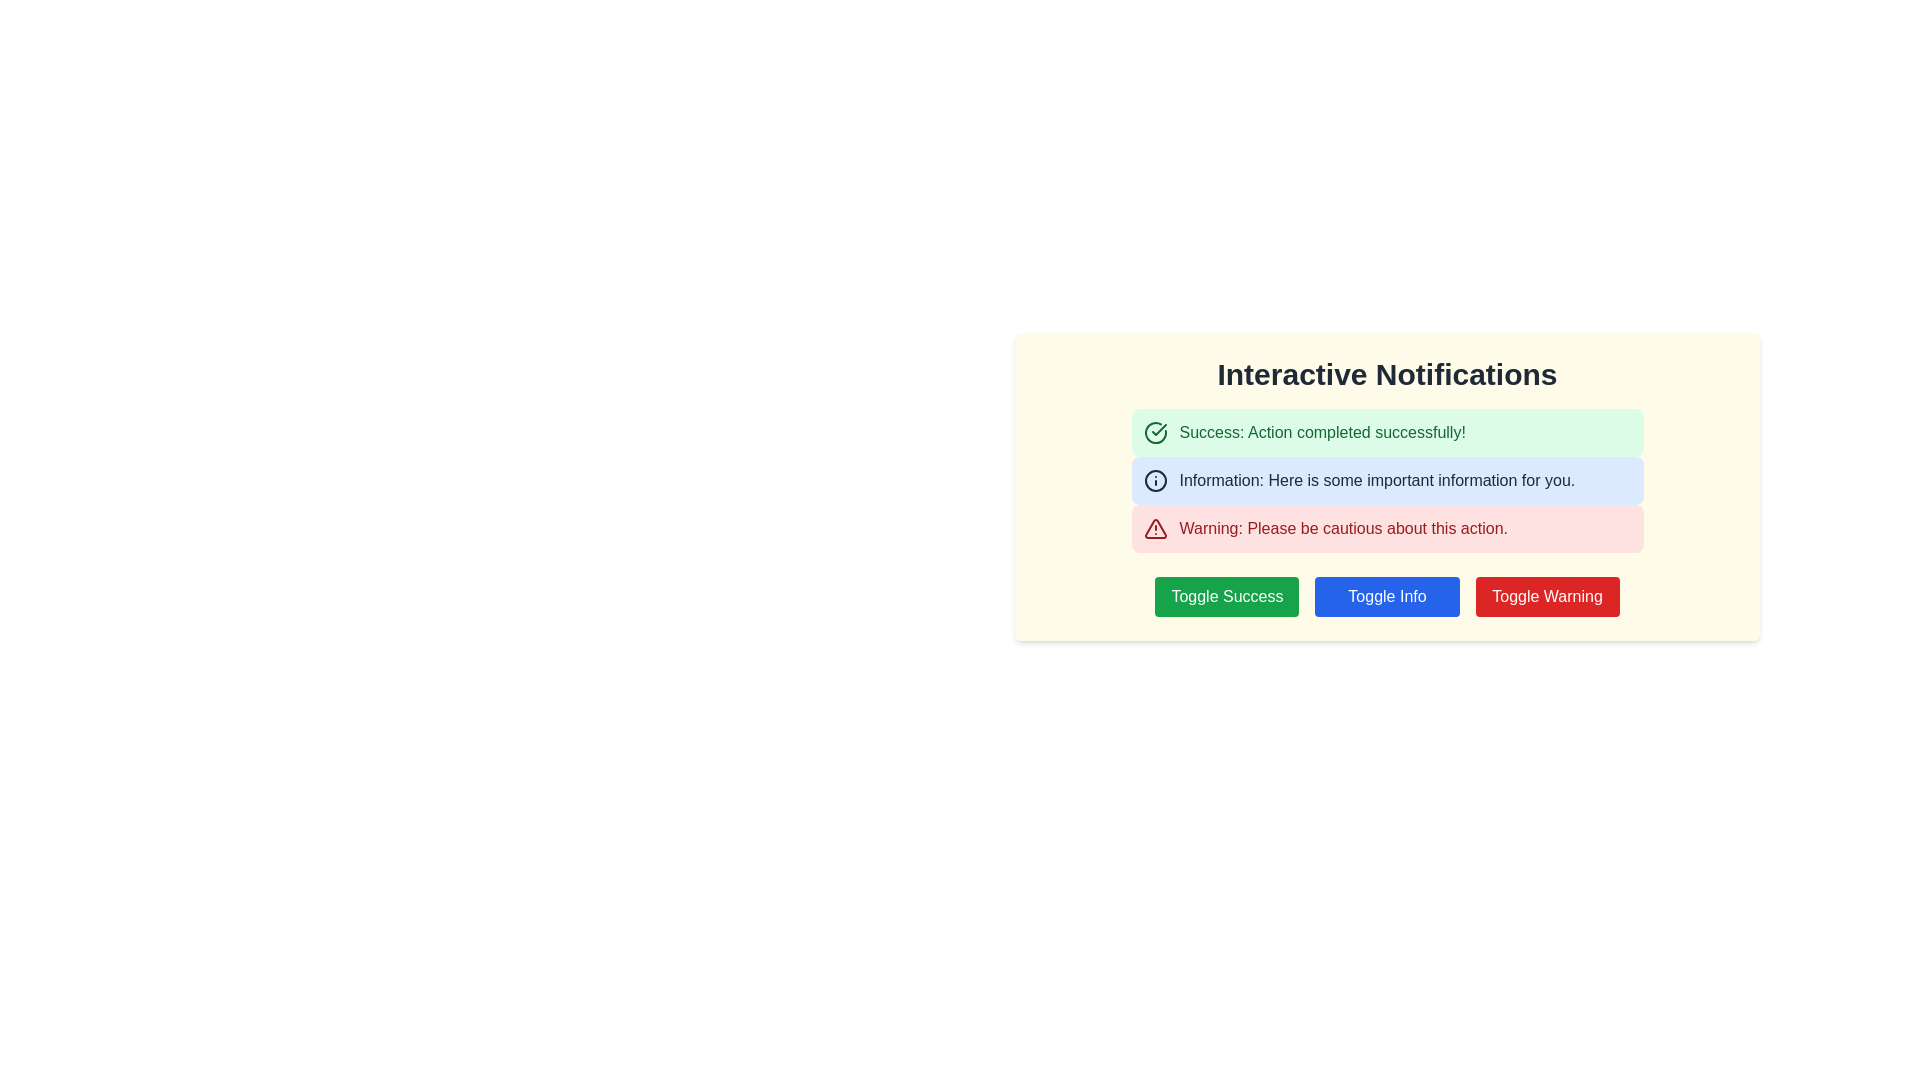  What do you see at coordinates (1546, 596) in the screenshot?
I see `the red button with rounded corners labeled 'Toggle Warning' to observe its hover effect` at bounding box center [1546, 596].